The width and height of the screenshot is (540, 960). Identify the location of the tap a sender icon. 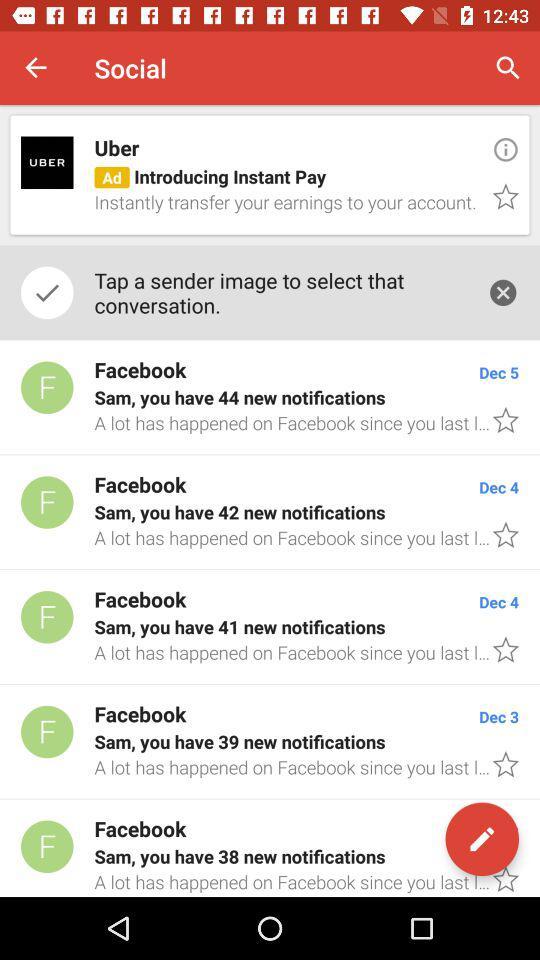
(279, 291).